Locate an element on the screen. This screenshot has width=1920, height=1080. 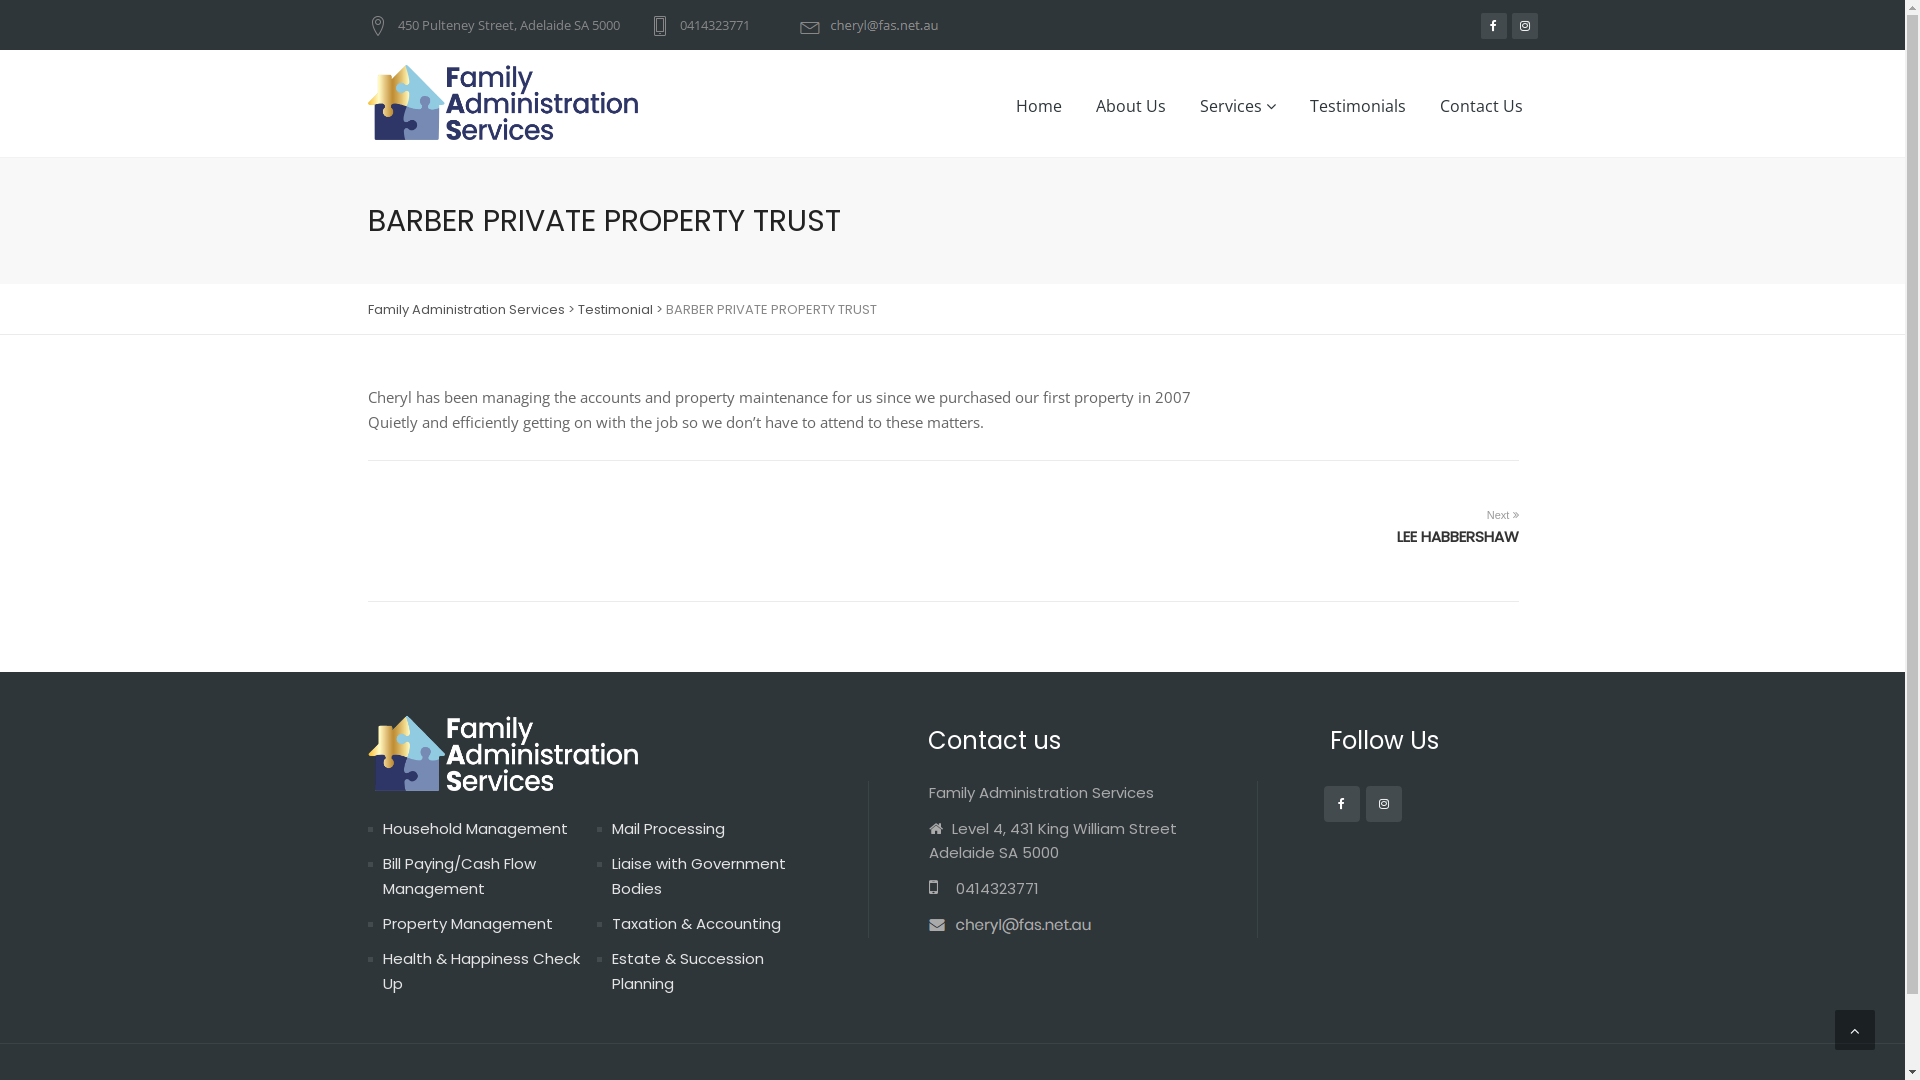
'About Us' is located at coordinates (1129, 105).